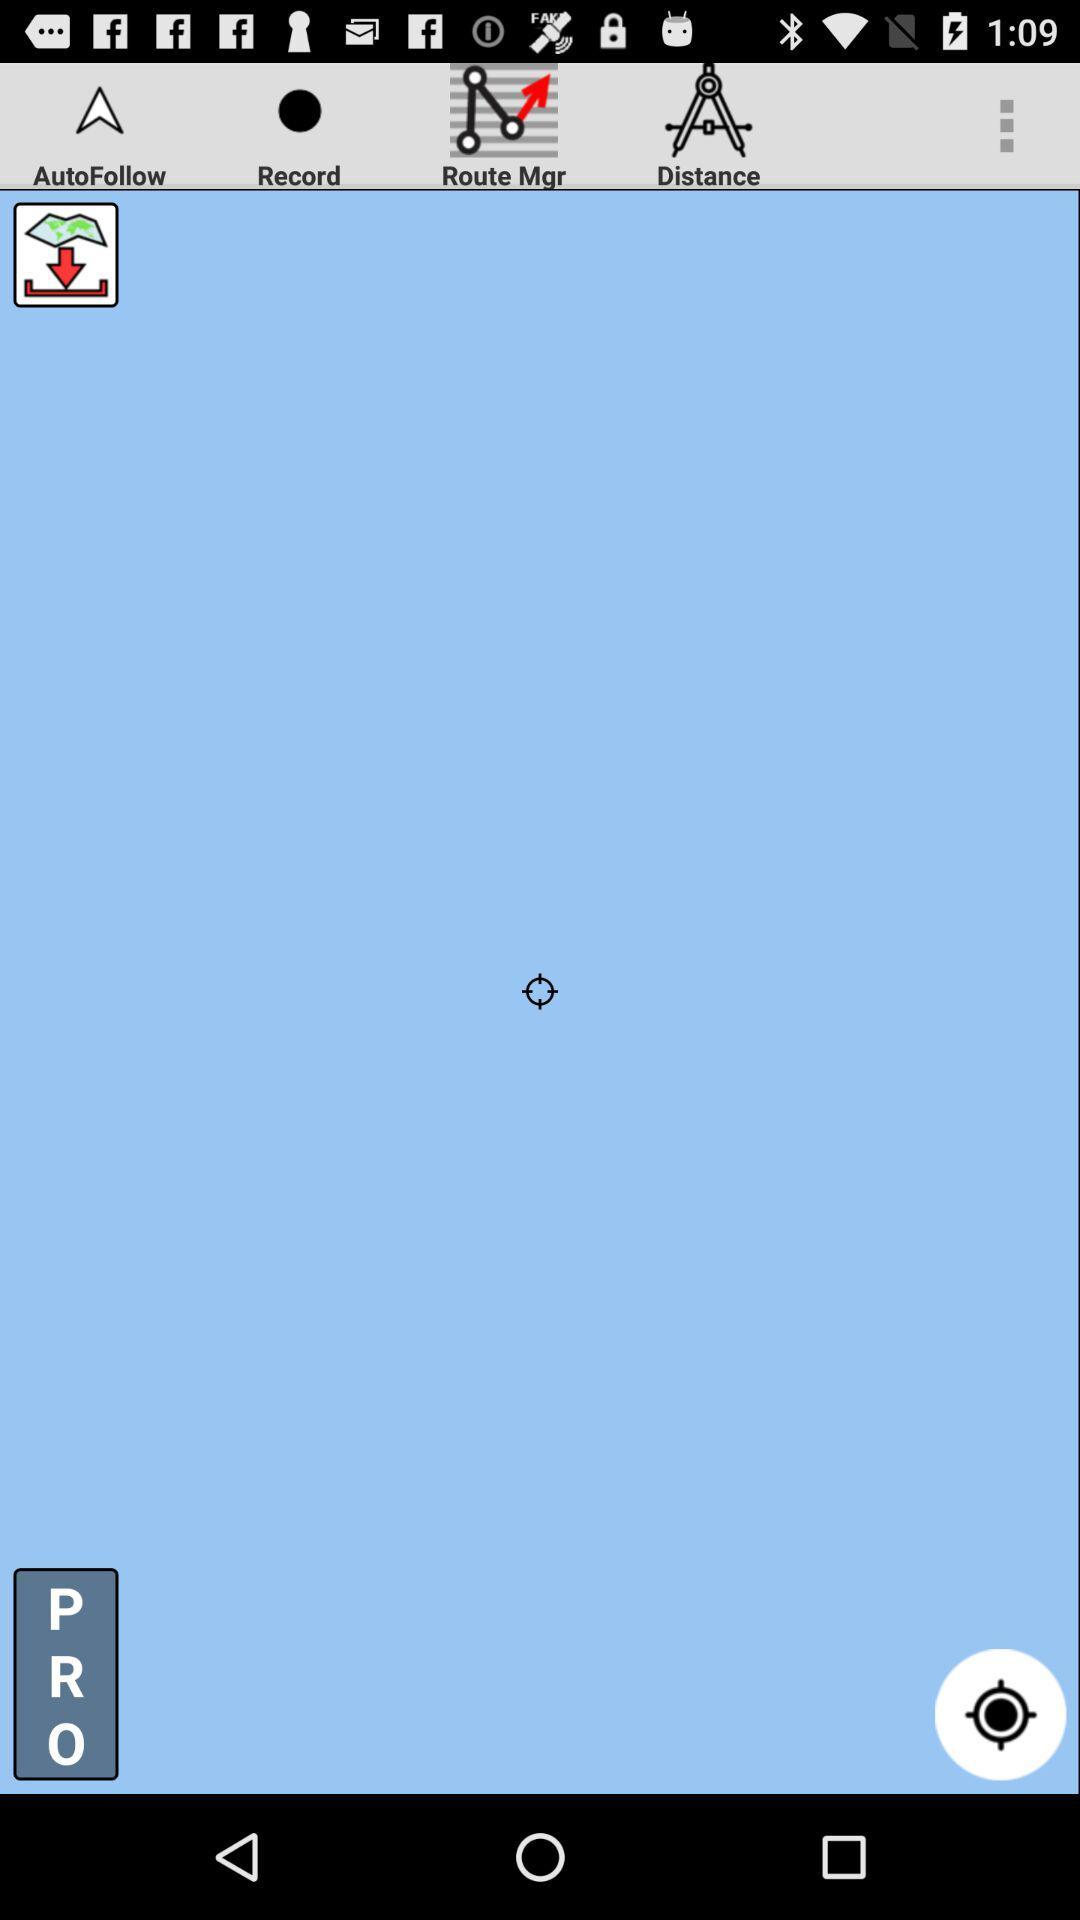  Describe the element at coordinates (64, 253) in the screenshot. I see `open map` at that location.